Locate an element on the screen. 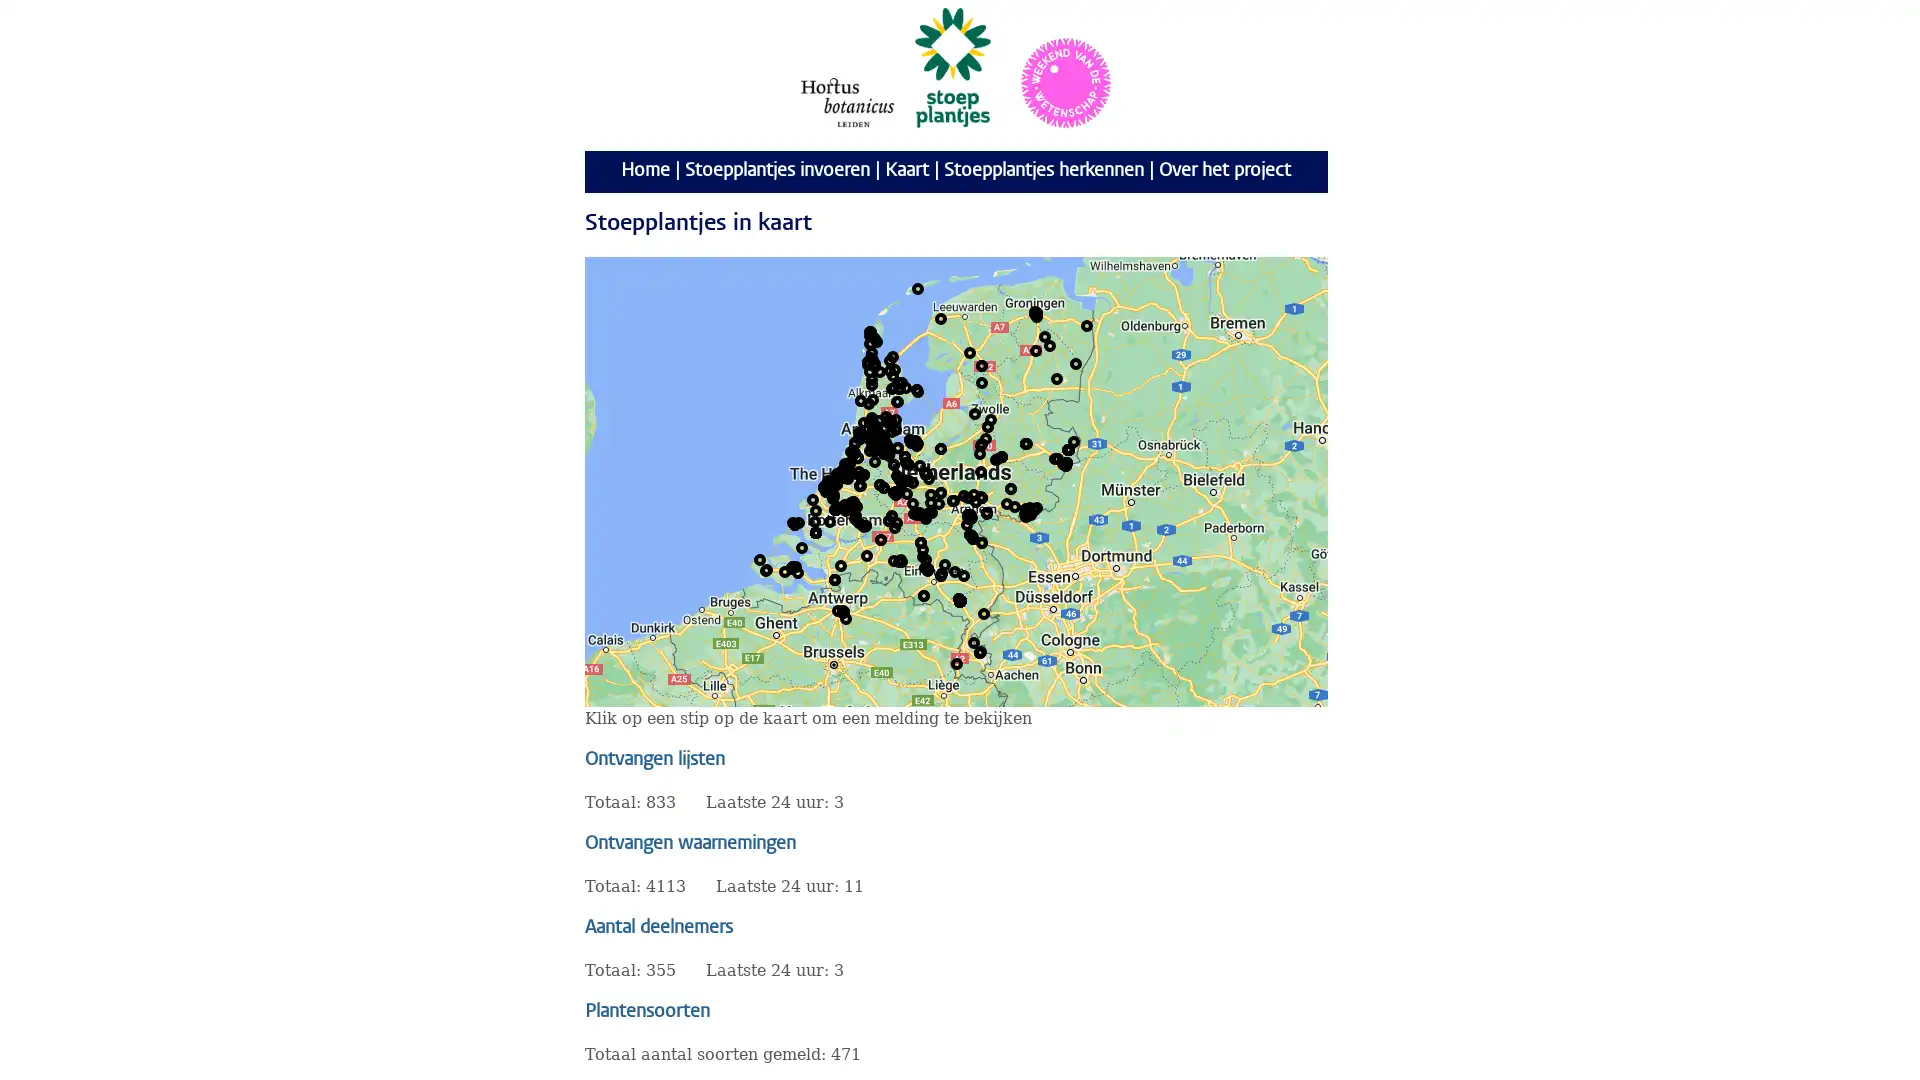 This screenshot has width=1920, height=1080. Telling van op 21 oktober 2021 is located at coordinates (877, 439).